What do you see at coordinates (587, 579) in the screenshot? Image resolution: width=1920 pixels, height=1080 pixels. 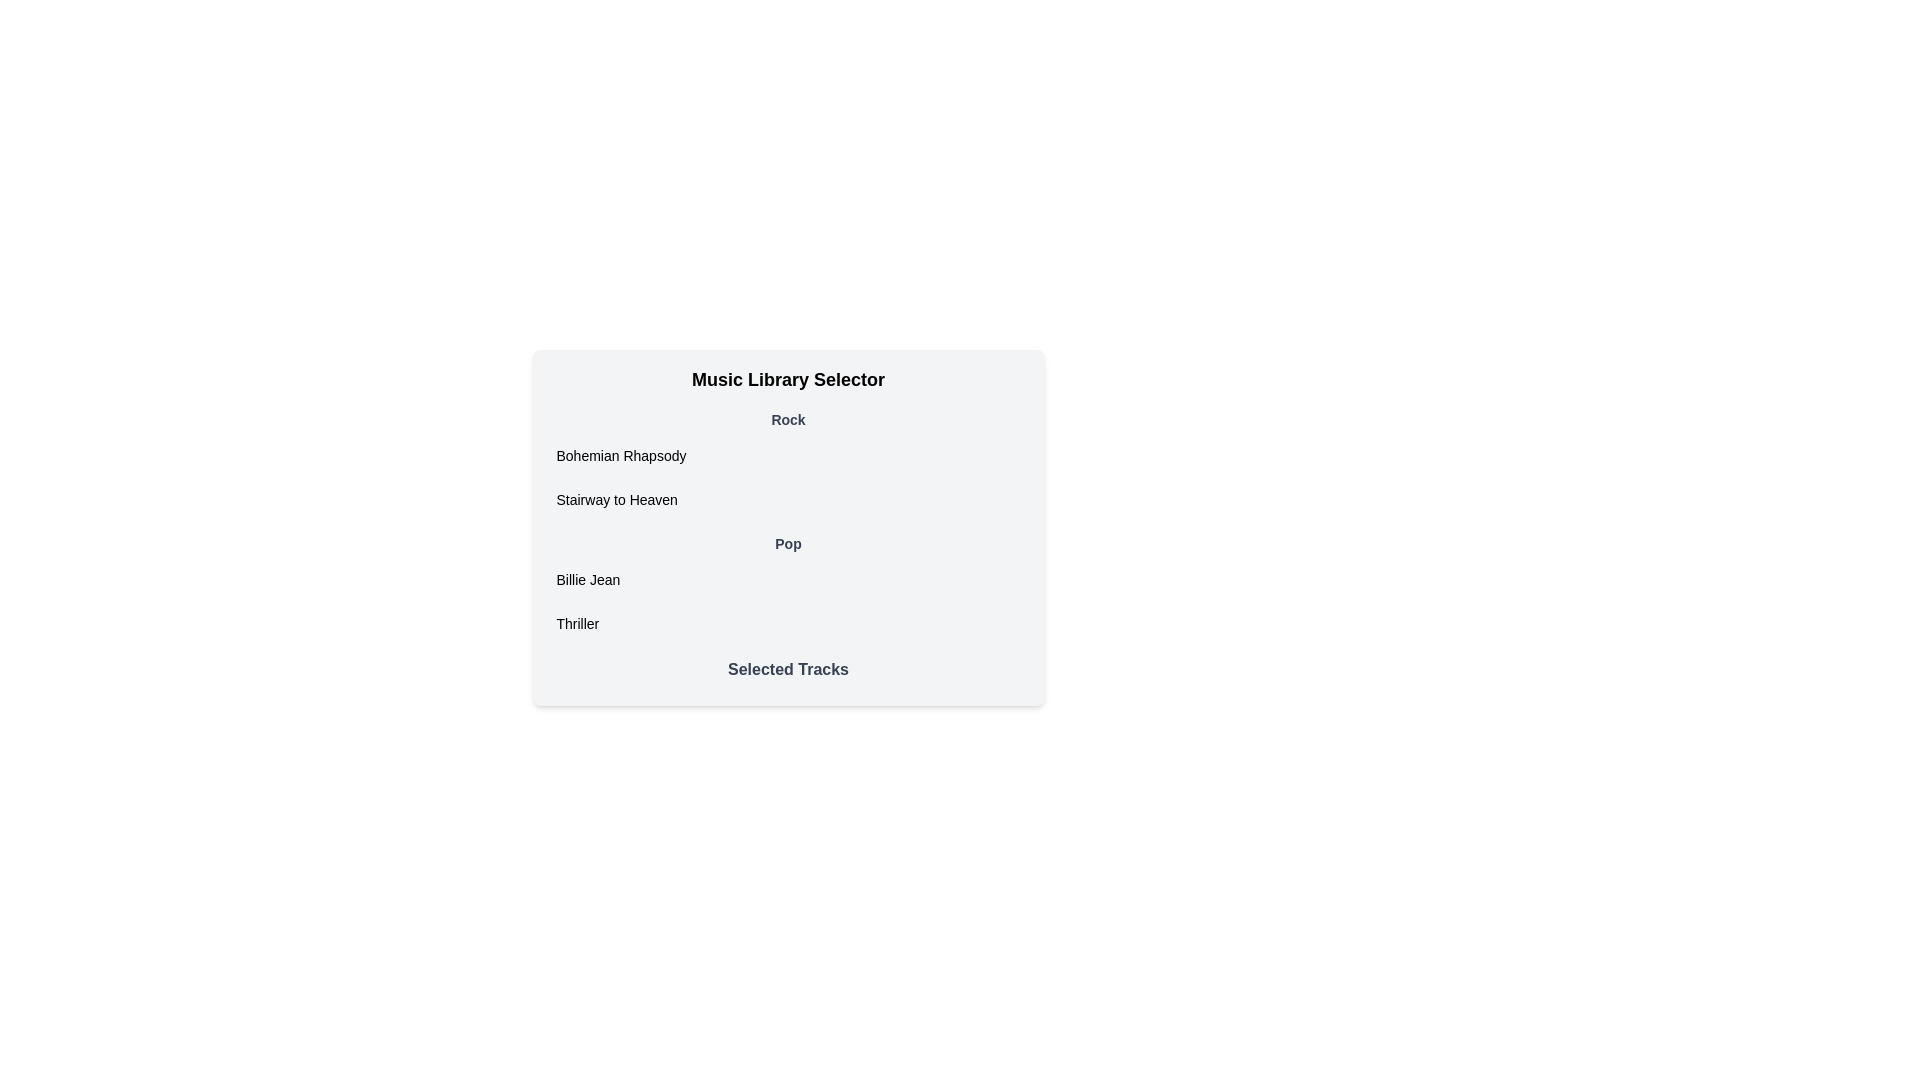 I see `the text label 'Billie Jean' which represents a song title in the 'Pop' category of the music library interface` at bounding box center [587, 579].